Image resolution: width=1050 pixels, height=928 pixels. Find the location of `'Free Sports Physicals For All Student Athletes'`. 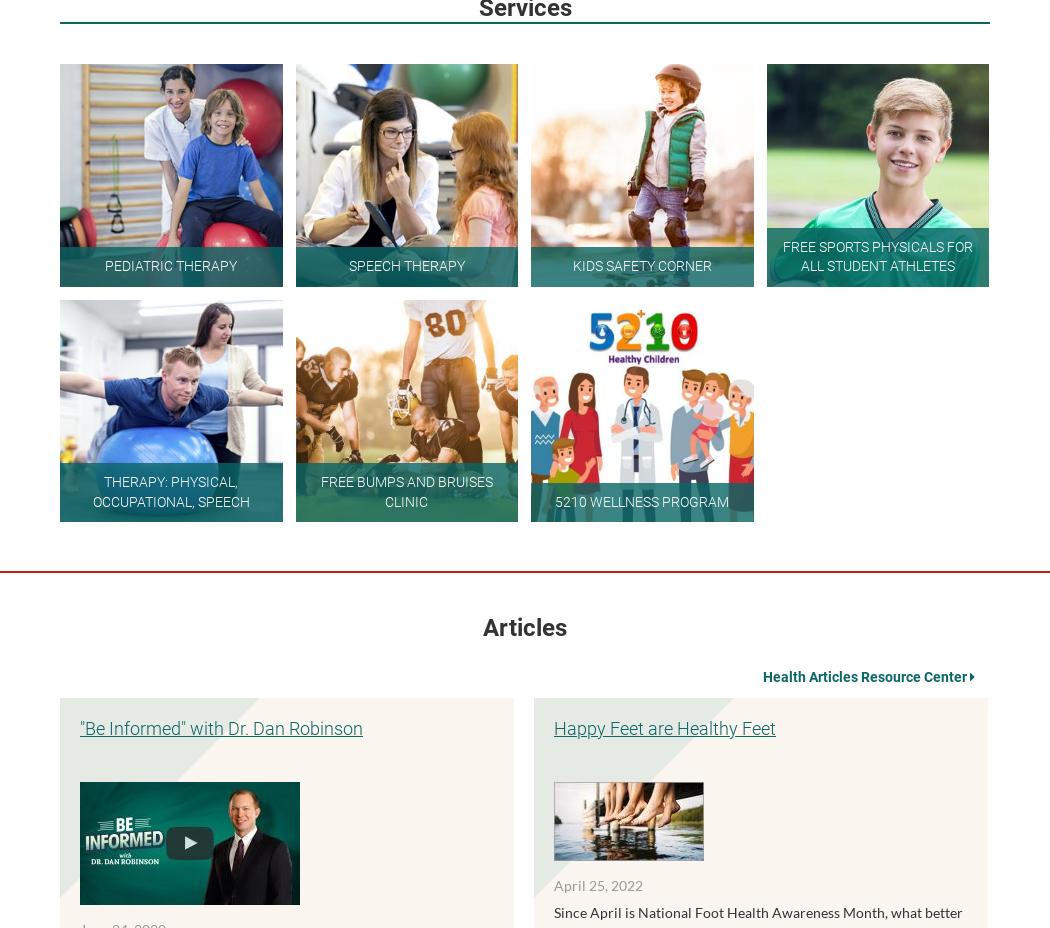

'Free Sports Physicals For All Student Athletes' is located at coordinates (875, 255).